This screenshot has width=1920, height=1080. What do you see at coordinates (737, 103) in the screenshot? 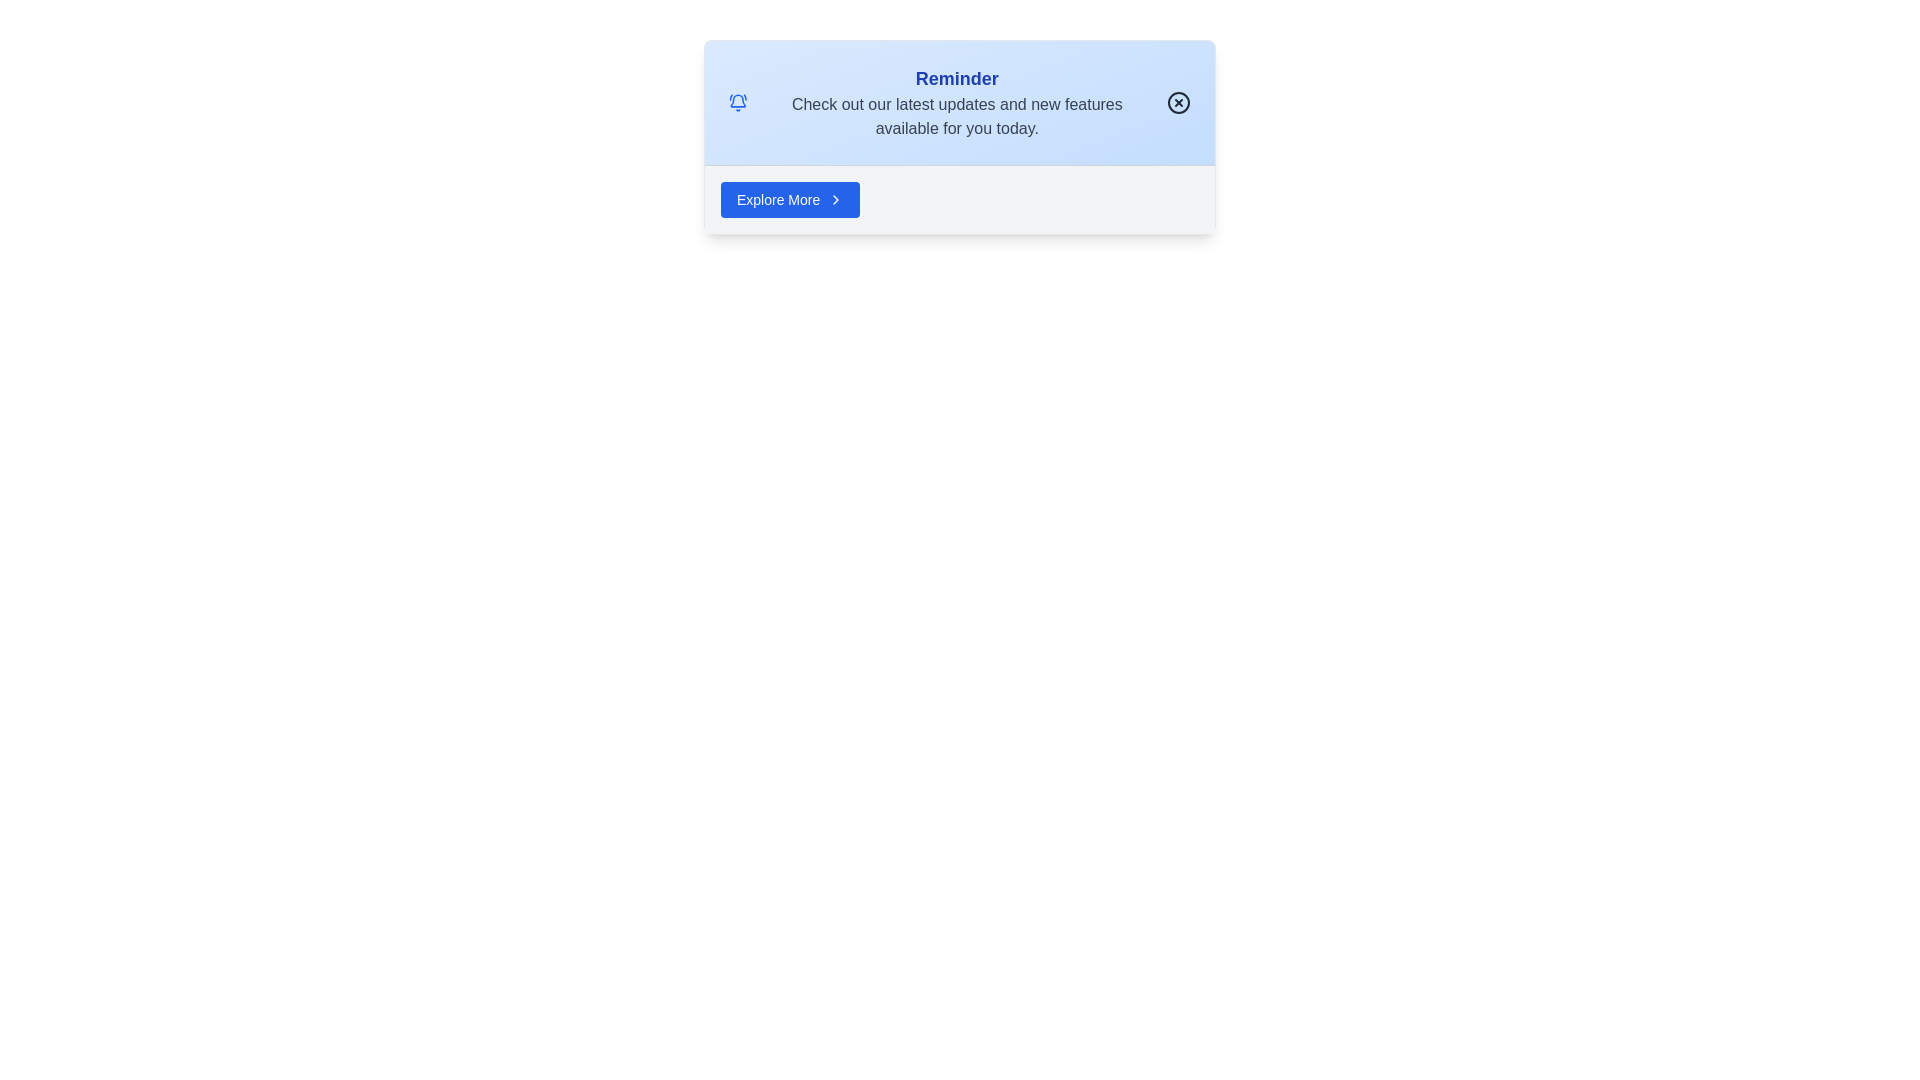
I see `the notification icon located at the top left of the notification card, specifically to the left of the text 'Reminder', to interact with it` at bounding box center [737, 103].